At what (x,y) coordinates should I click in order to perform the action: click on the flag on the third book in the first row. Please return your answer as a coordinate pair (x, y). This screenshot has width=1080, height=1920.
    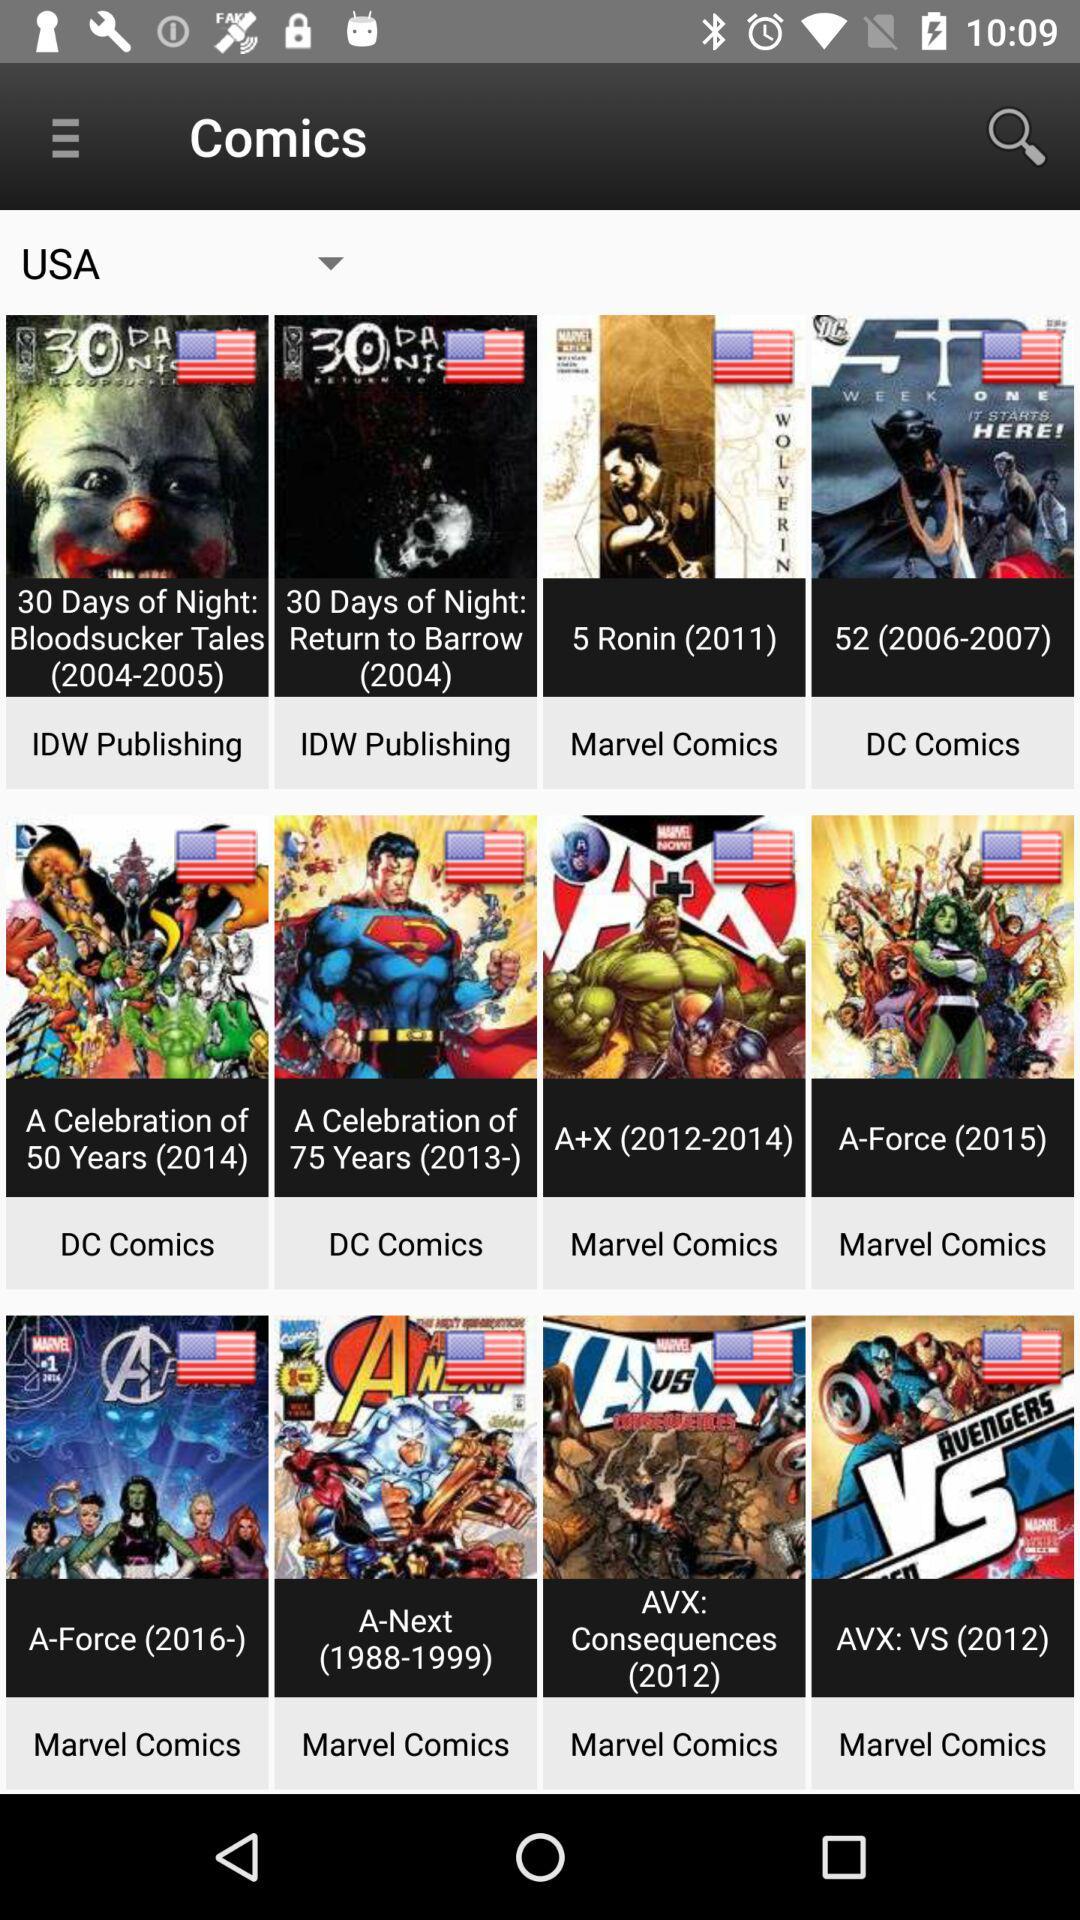
    Looking at the image, I should click on (752, 356).